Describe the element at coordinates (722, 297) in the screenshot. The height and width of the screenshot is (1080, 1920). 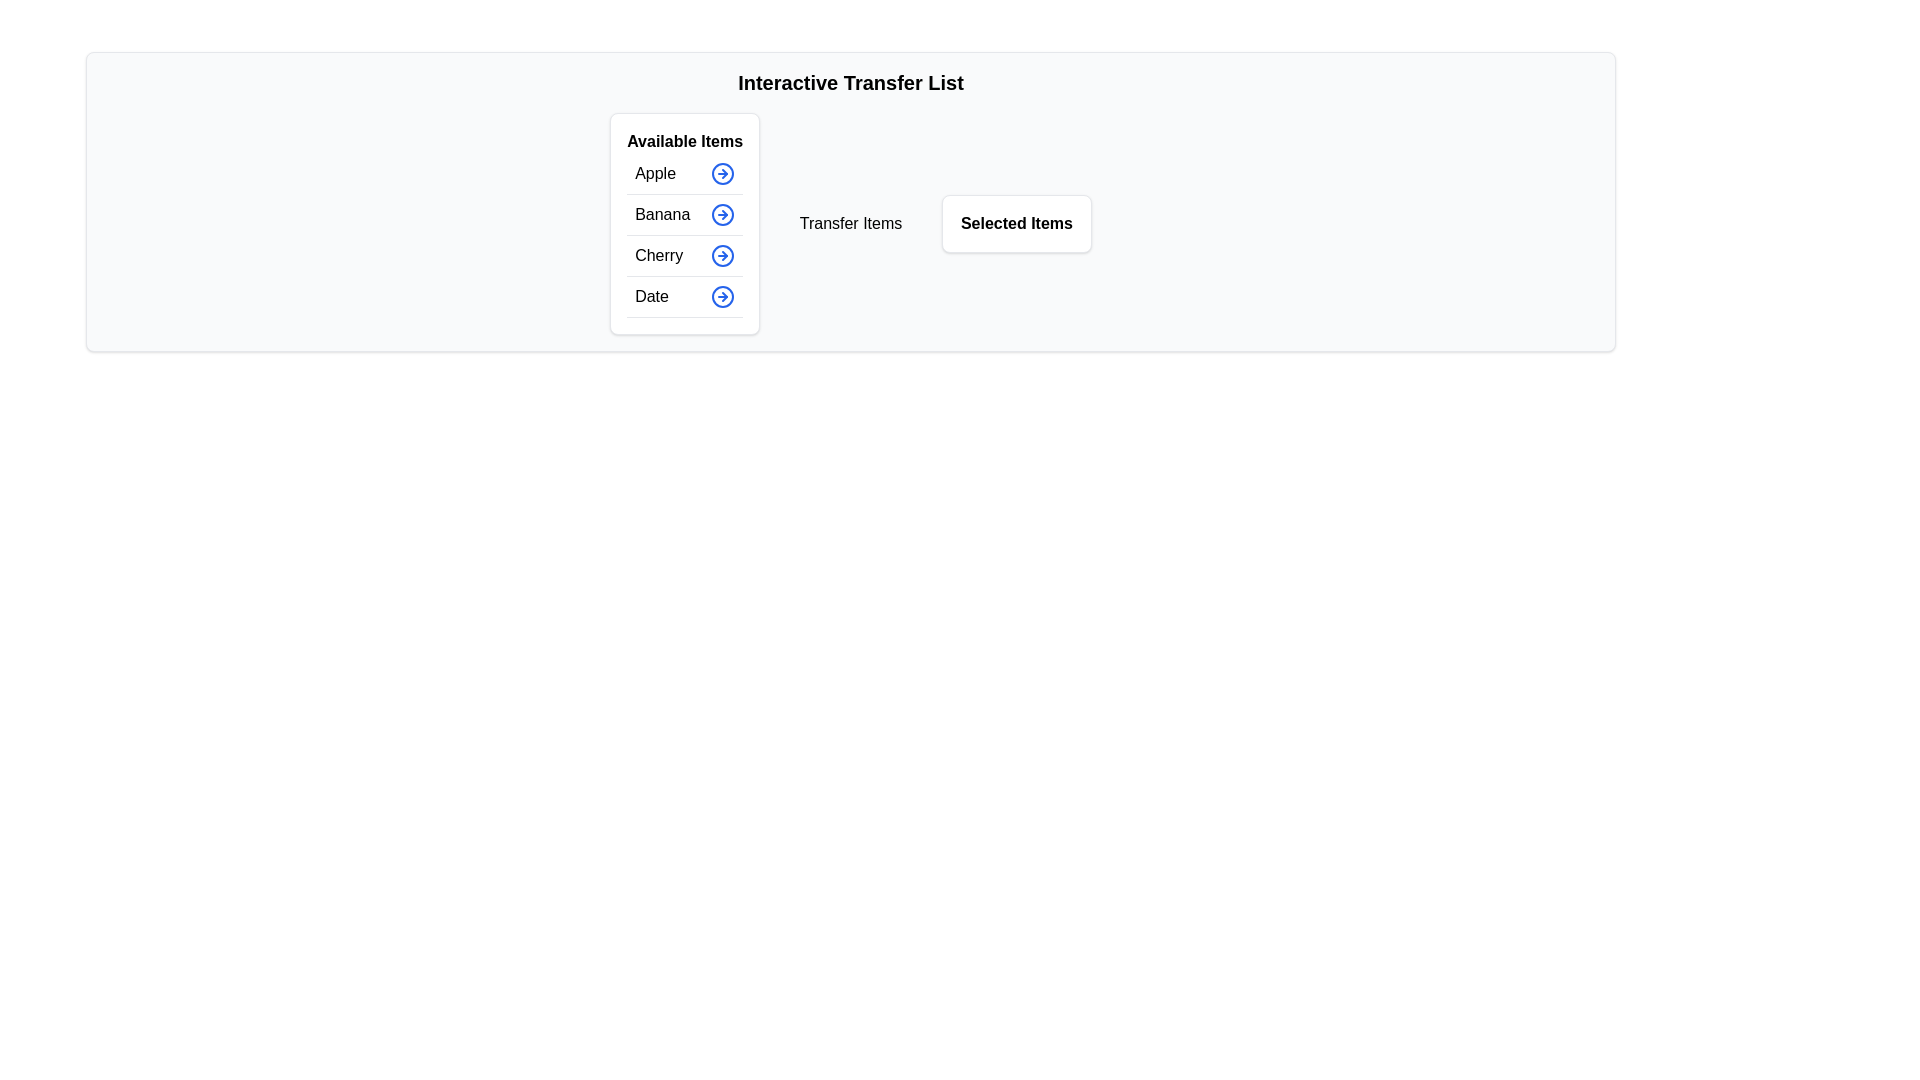
I see `the button corresponding to Date in the available items list to display its tooltip or visual feedback` at that location.